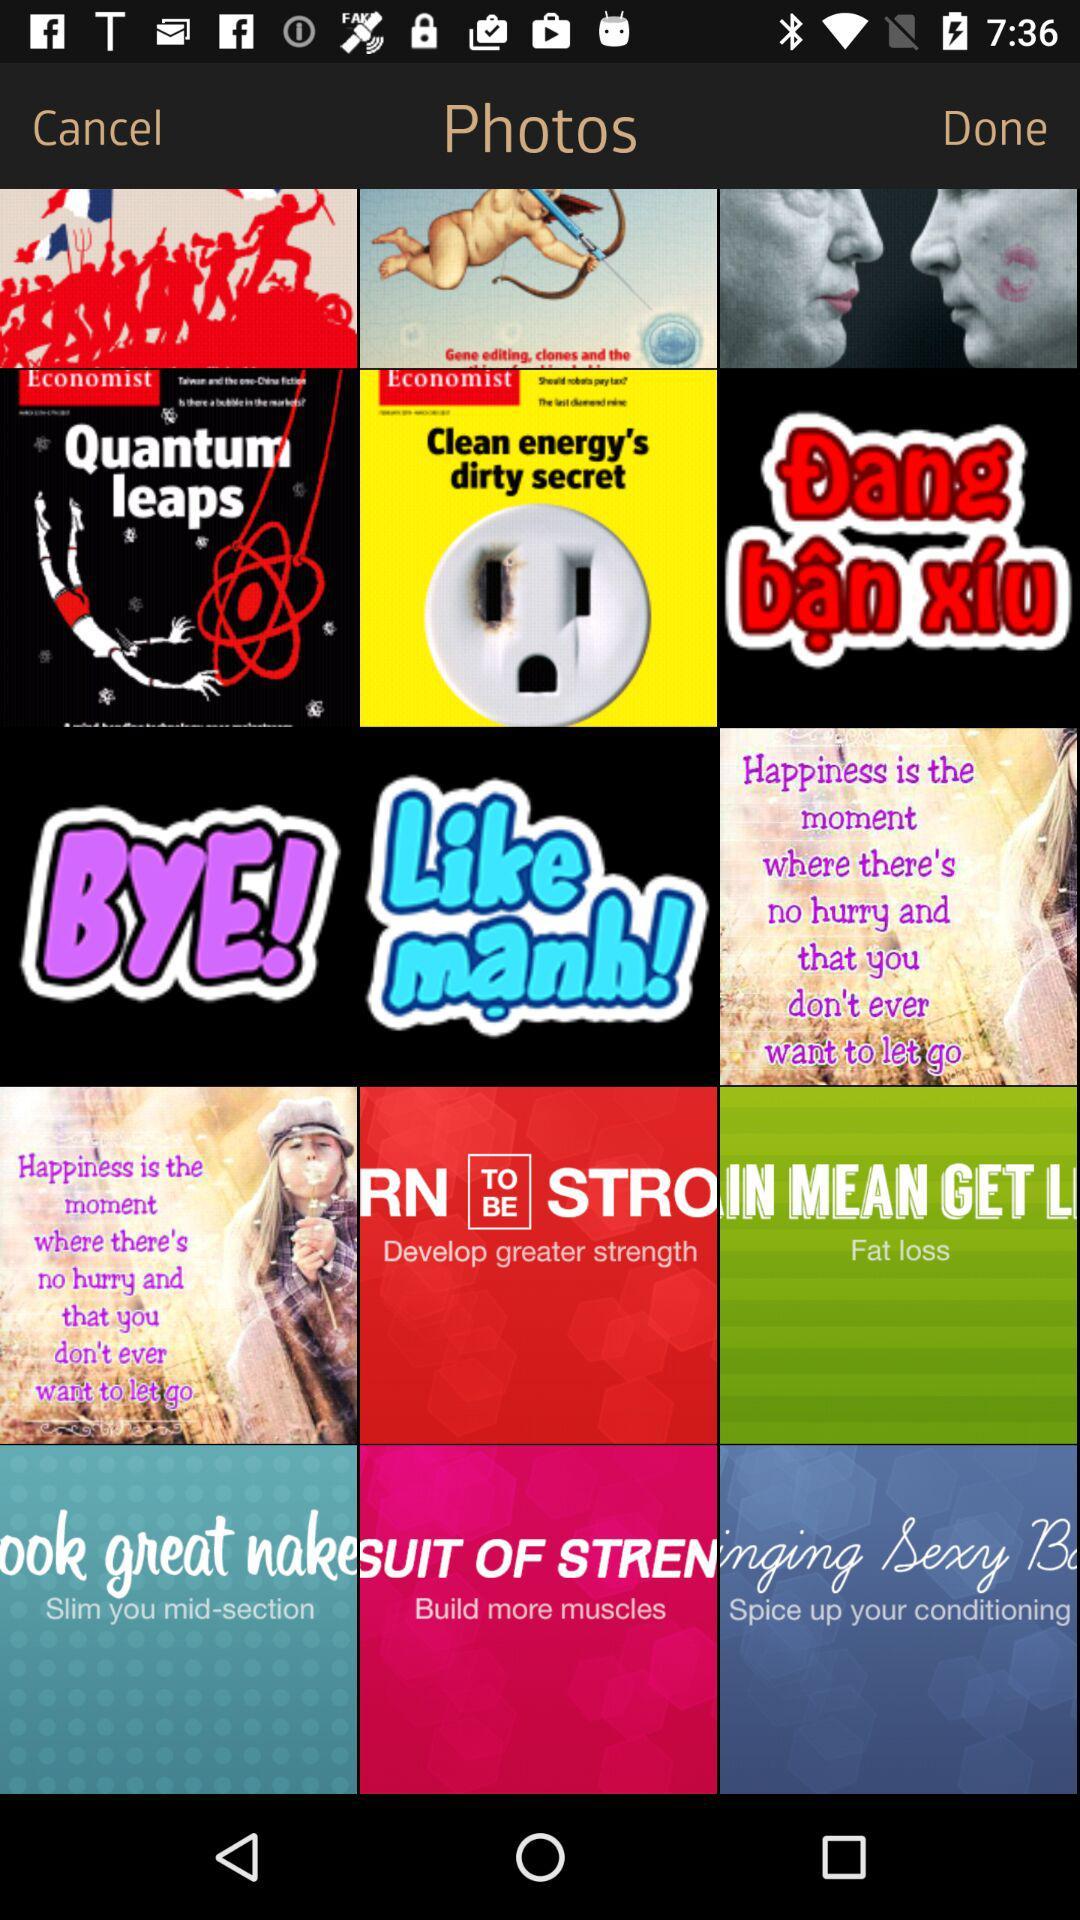 Image resolution: width=1080 pixels, height=1920 pixels. Describe the element at coordinates (897, 548) in the screenshot. I see `open photo` at that location.